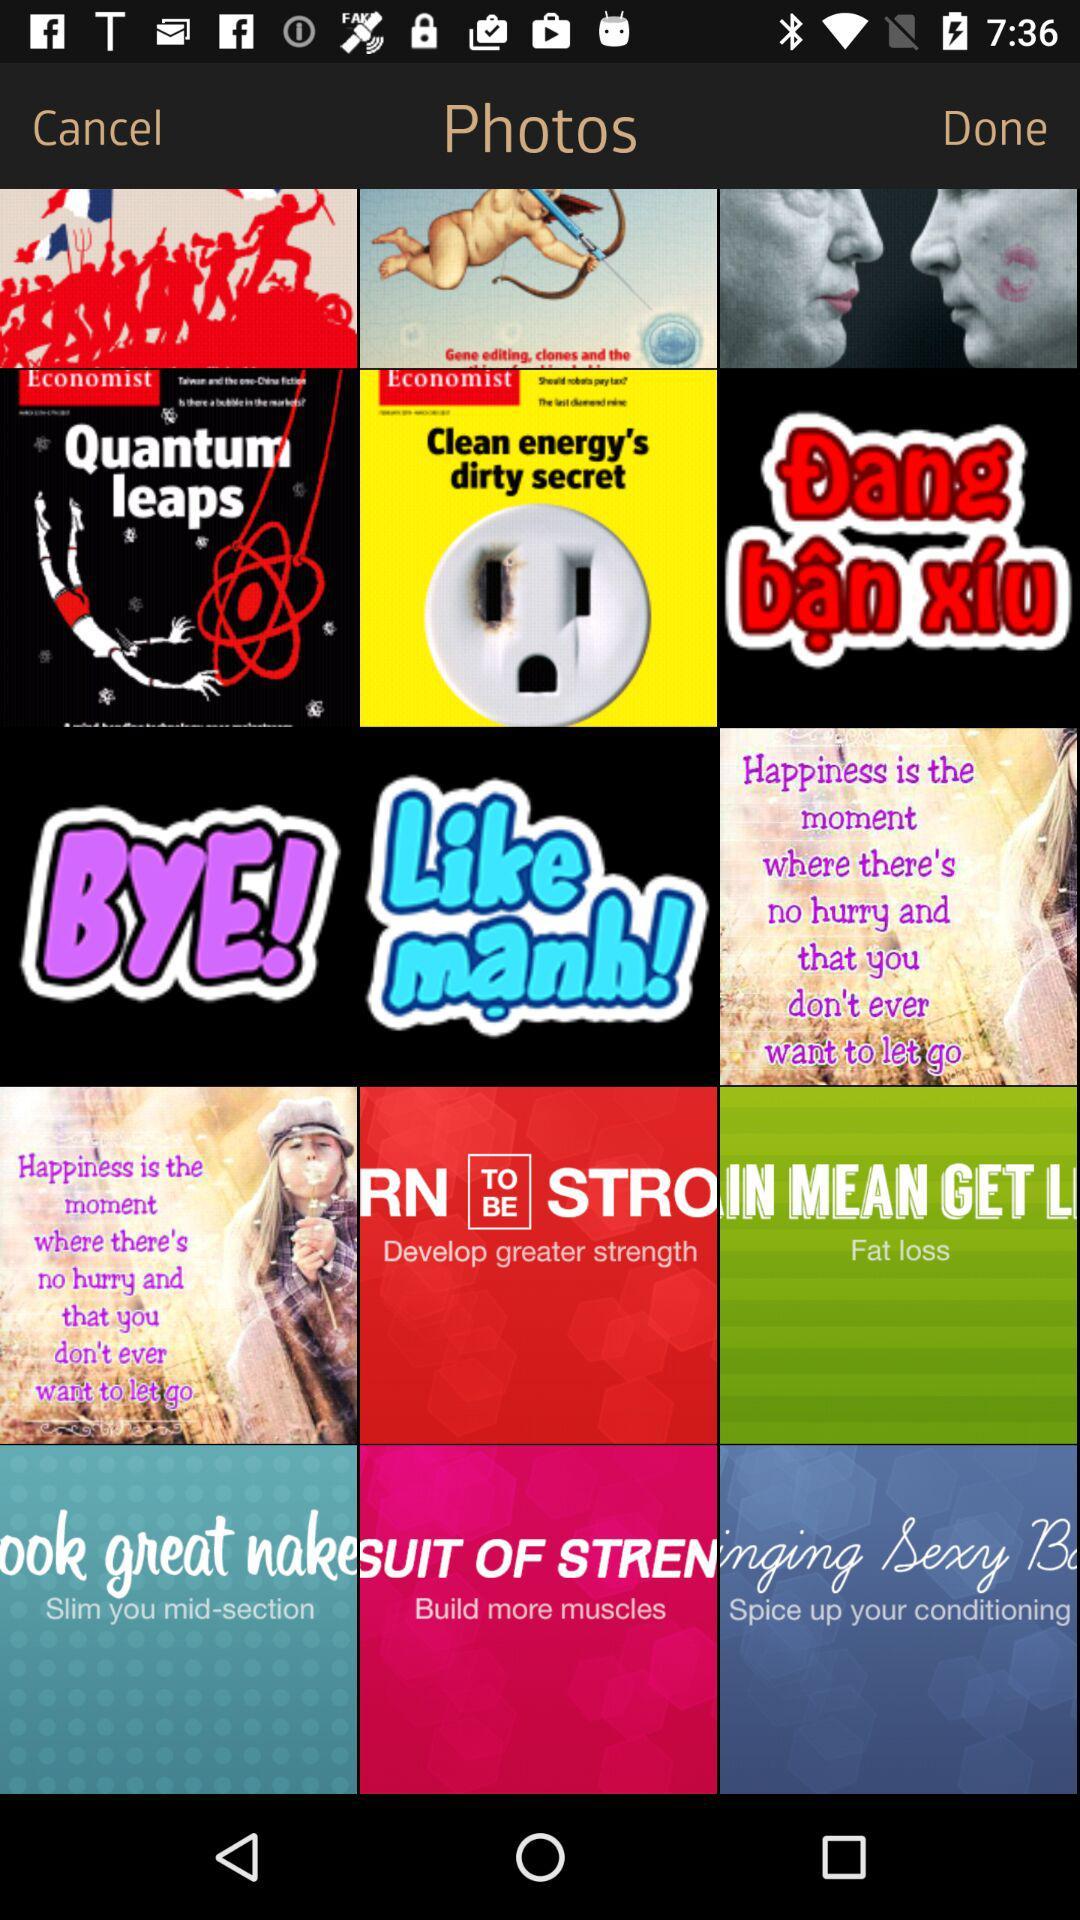 Image resolution: width=1080 pixels, height=1920 pixels. Describe the element at coordinates (897, 548) in the screenshot. I see `open photo` at that location.